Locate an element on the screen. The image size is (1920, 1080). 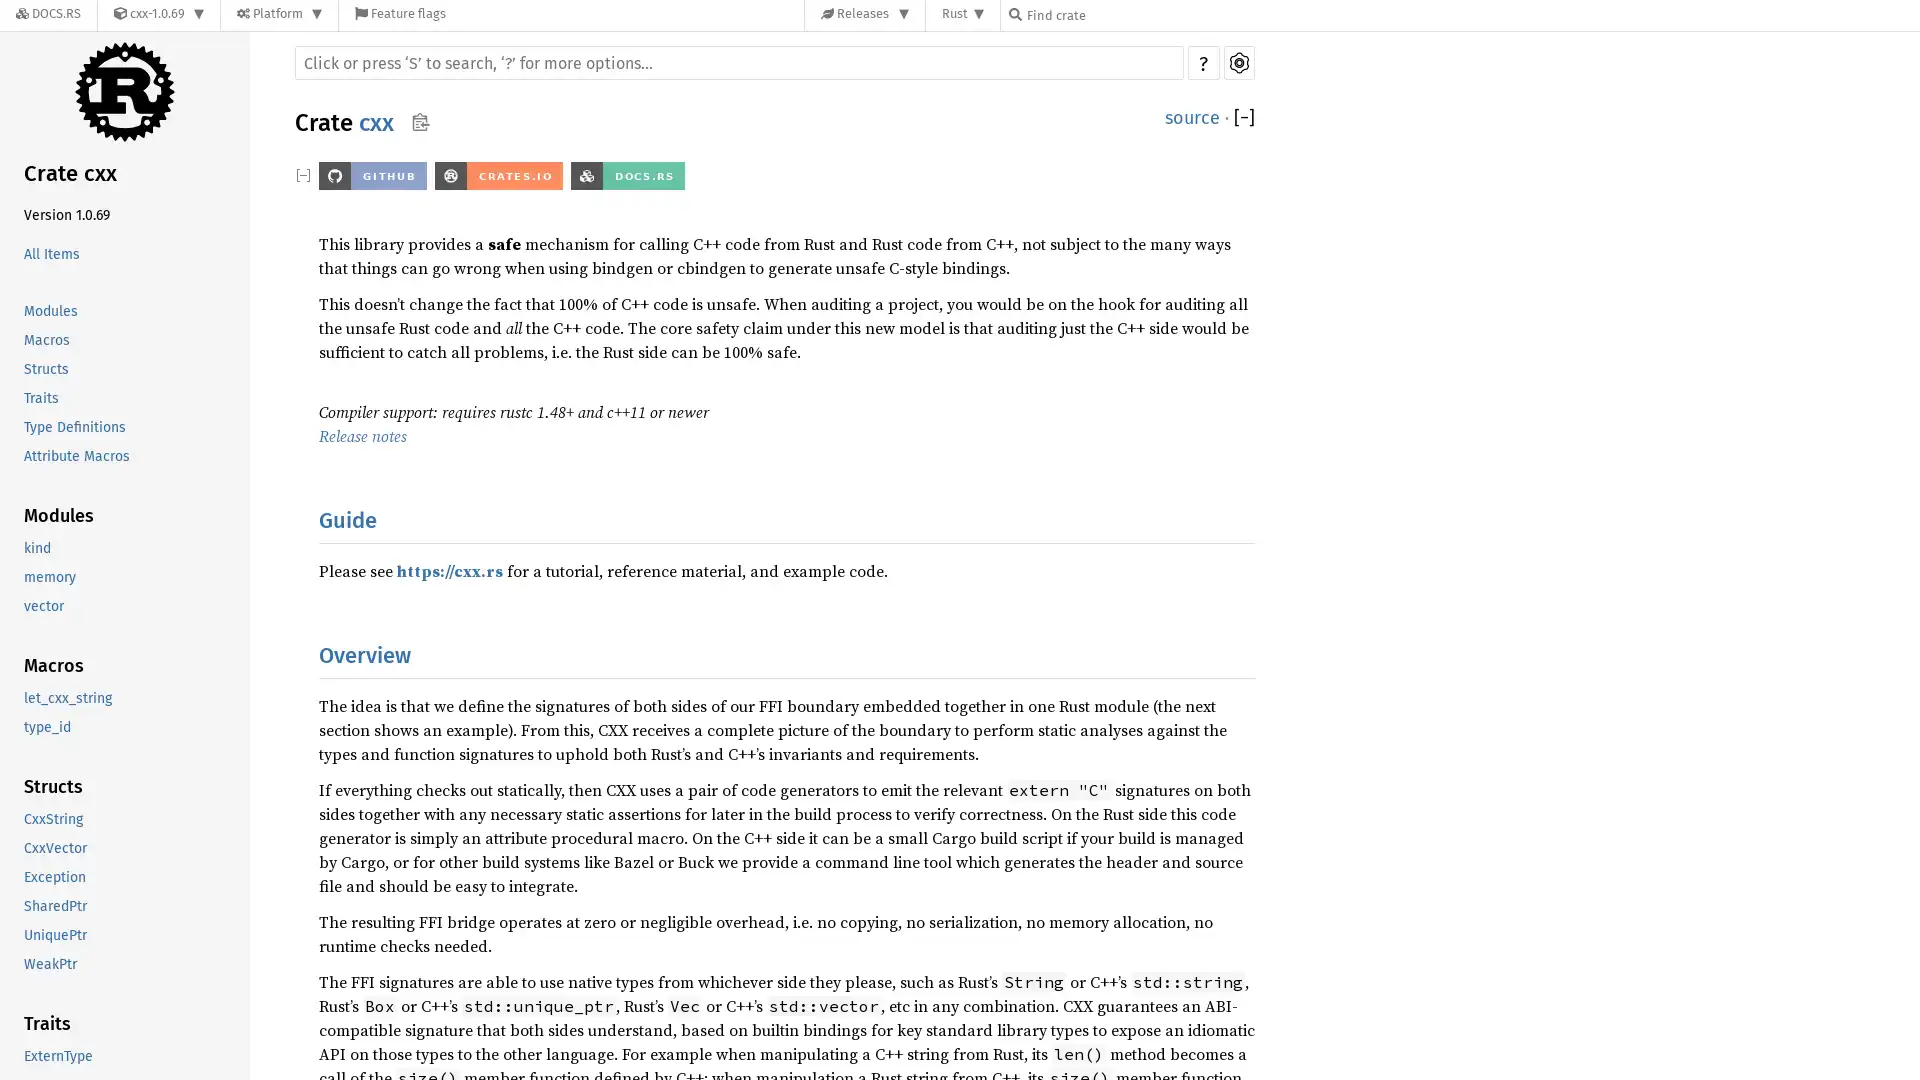
? is located at coordinates (1202, 61).